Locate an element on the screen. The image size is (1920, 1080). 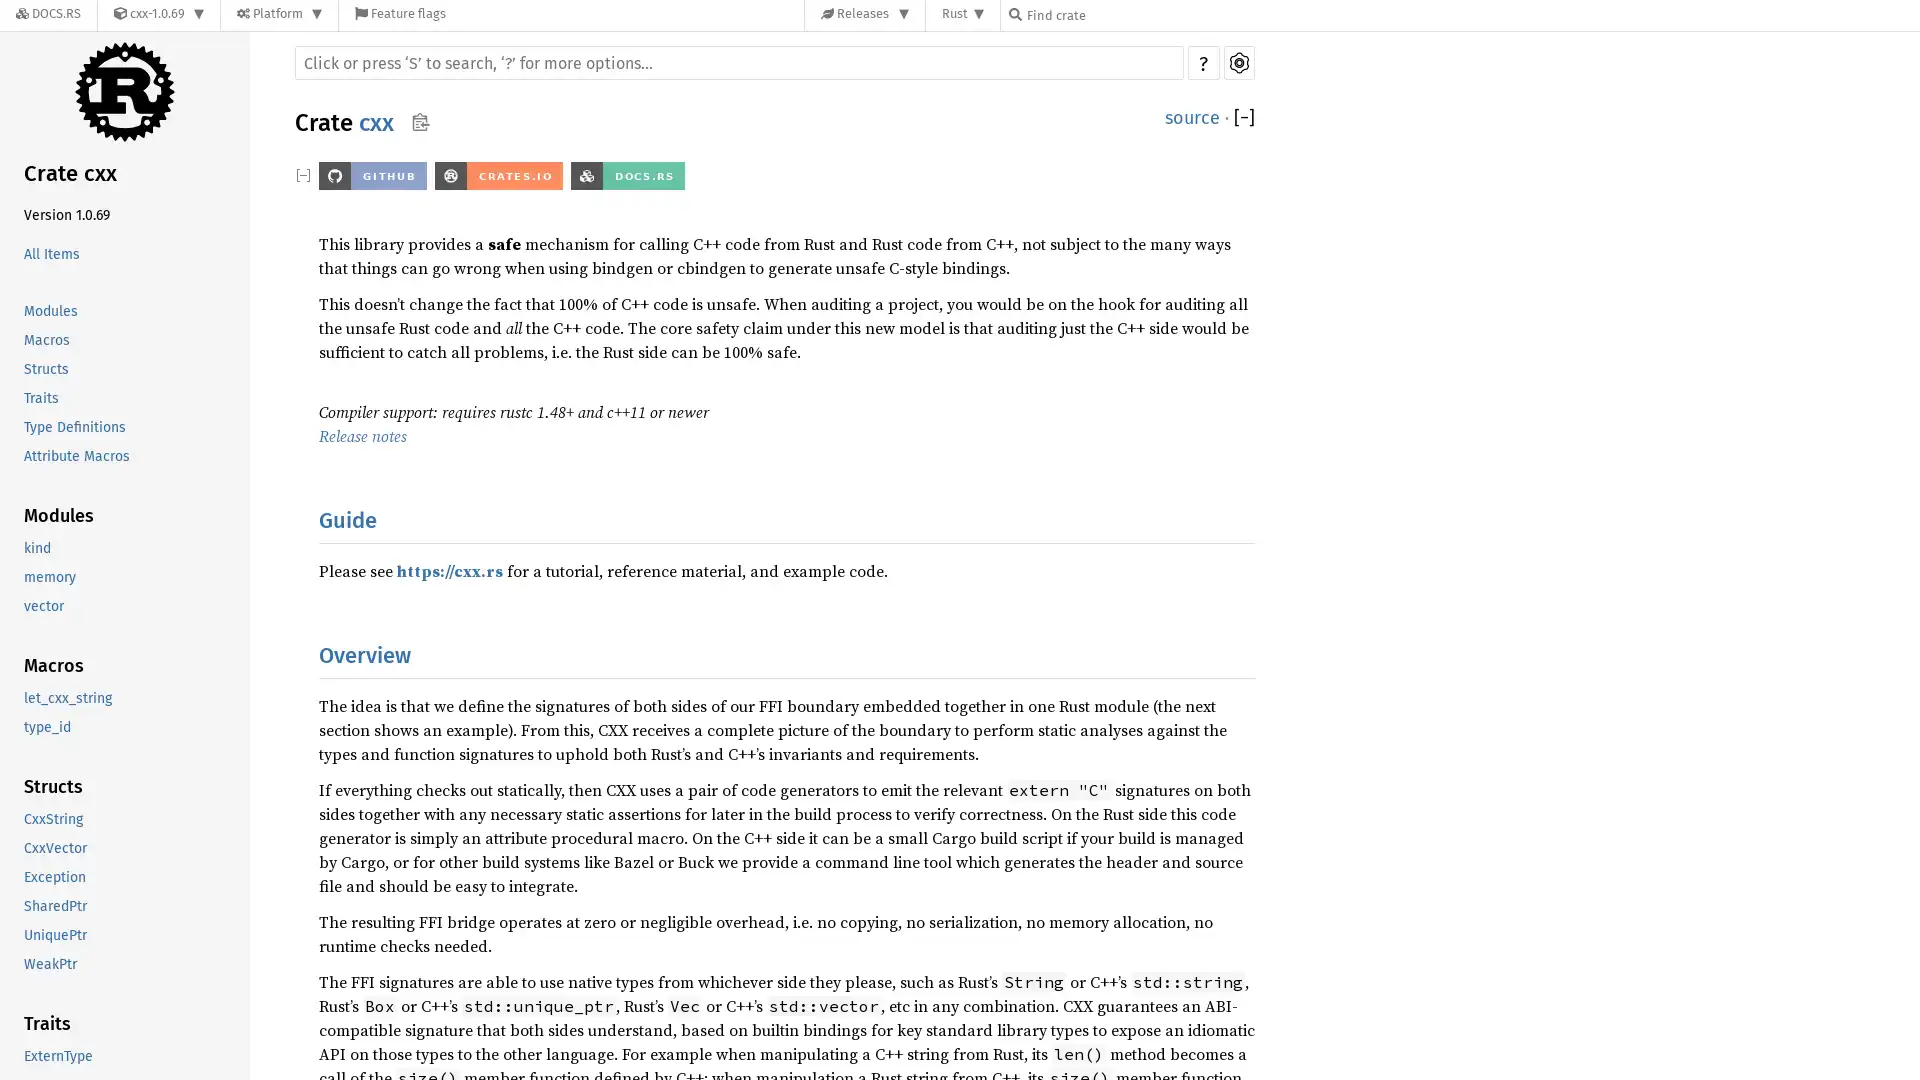
? is located at coordinates (1202, 61).